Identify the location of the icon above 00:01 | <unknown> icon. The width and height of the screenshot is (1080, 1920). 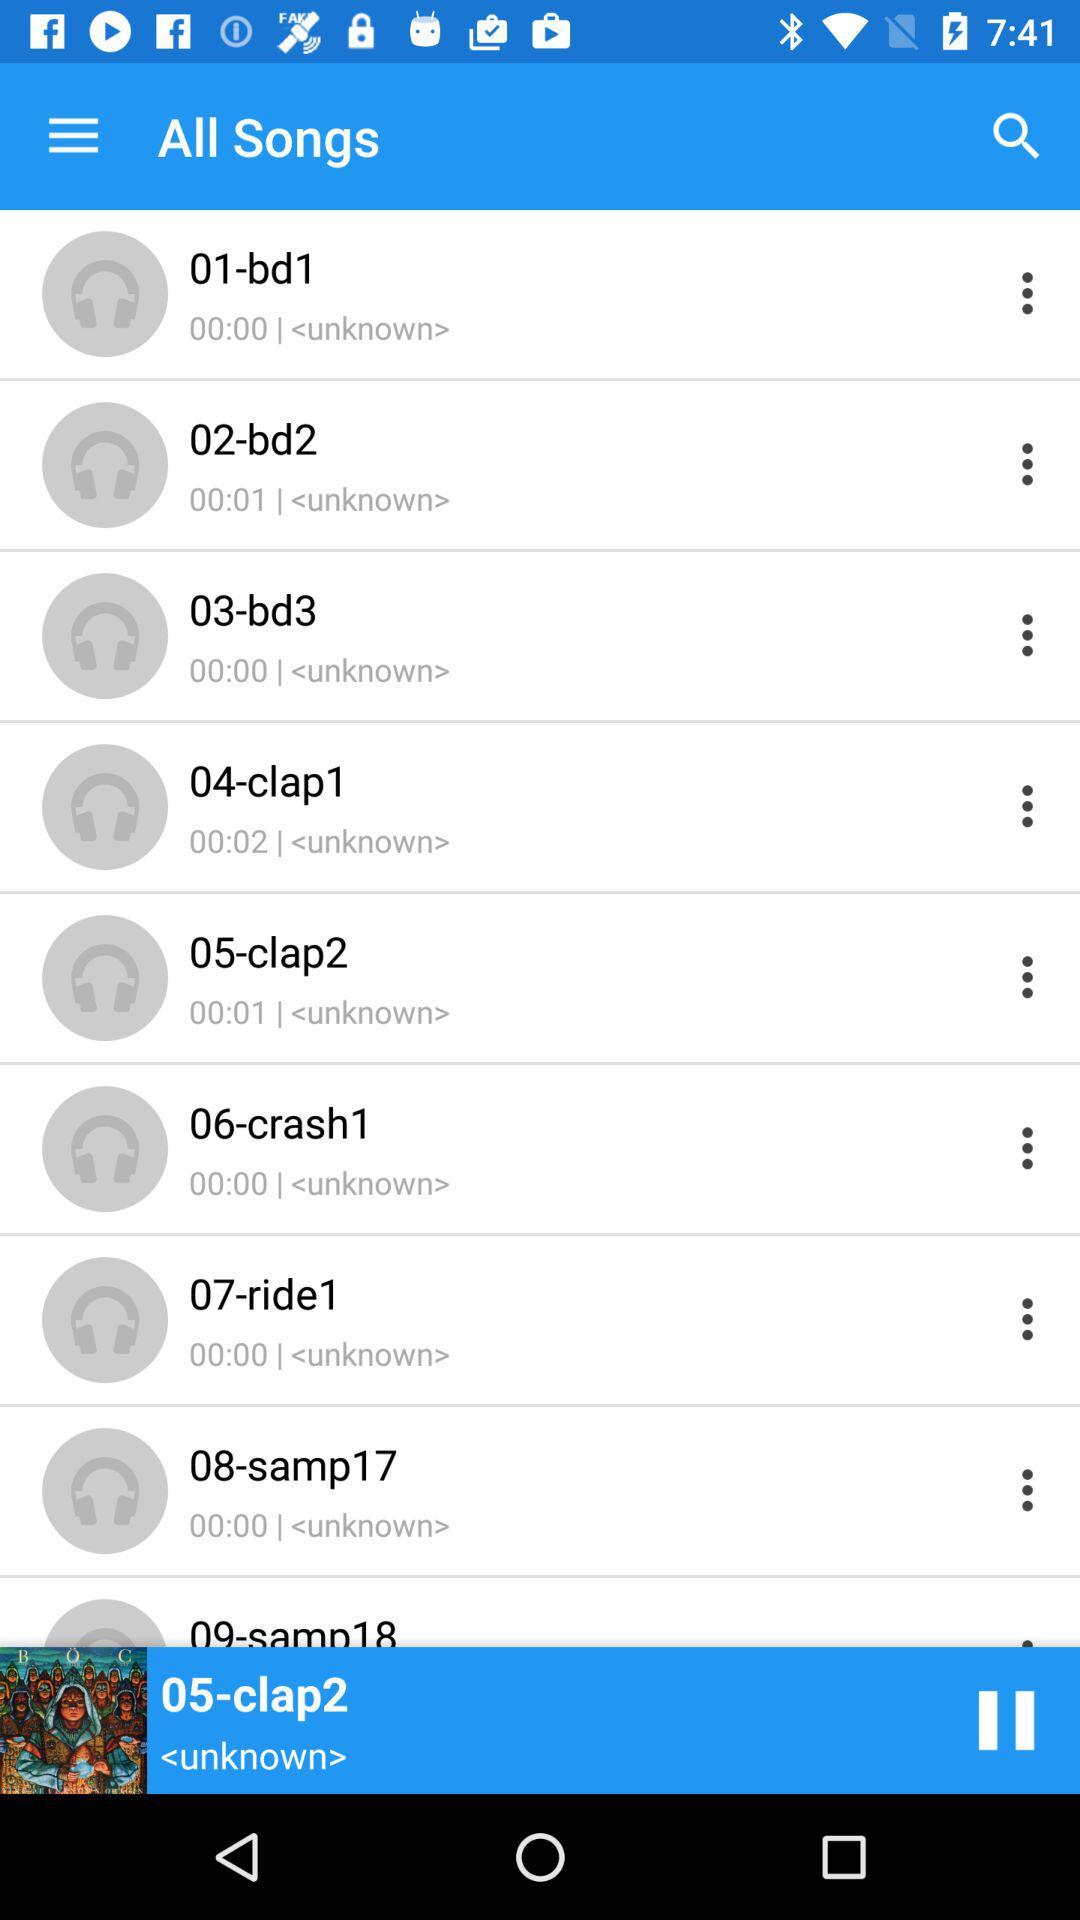
(591, 436).